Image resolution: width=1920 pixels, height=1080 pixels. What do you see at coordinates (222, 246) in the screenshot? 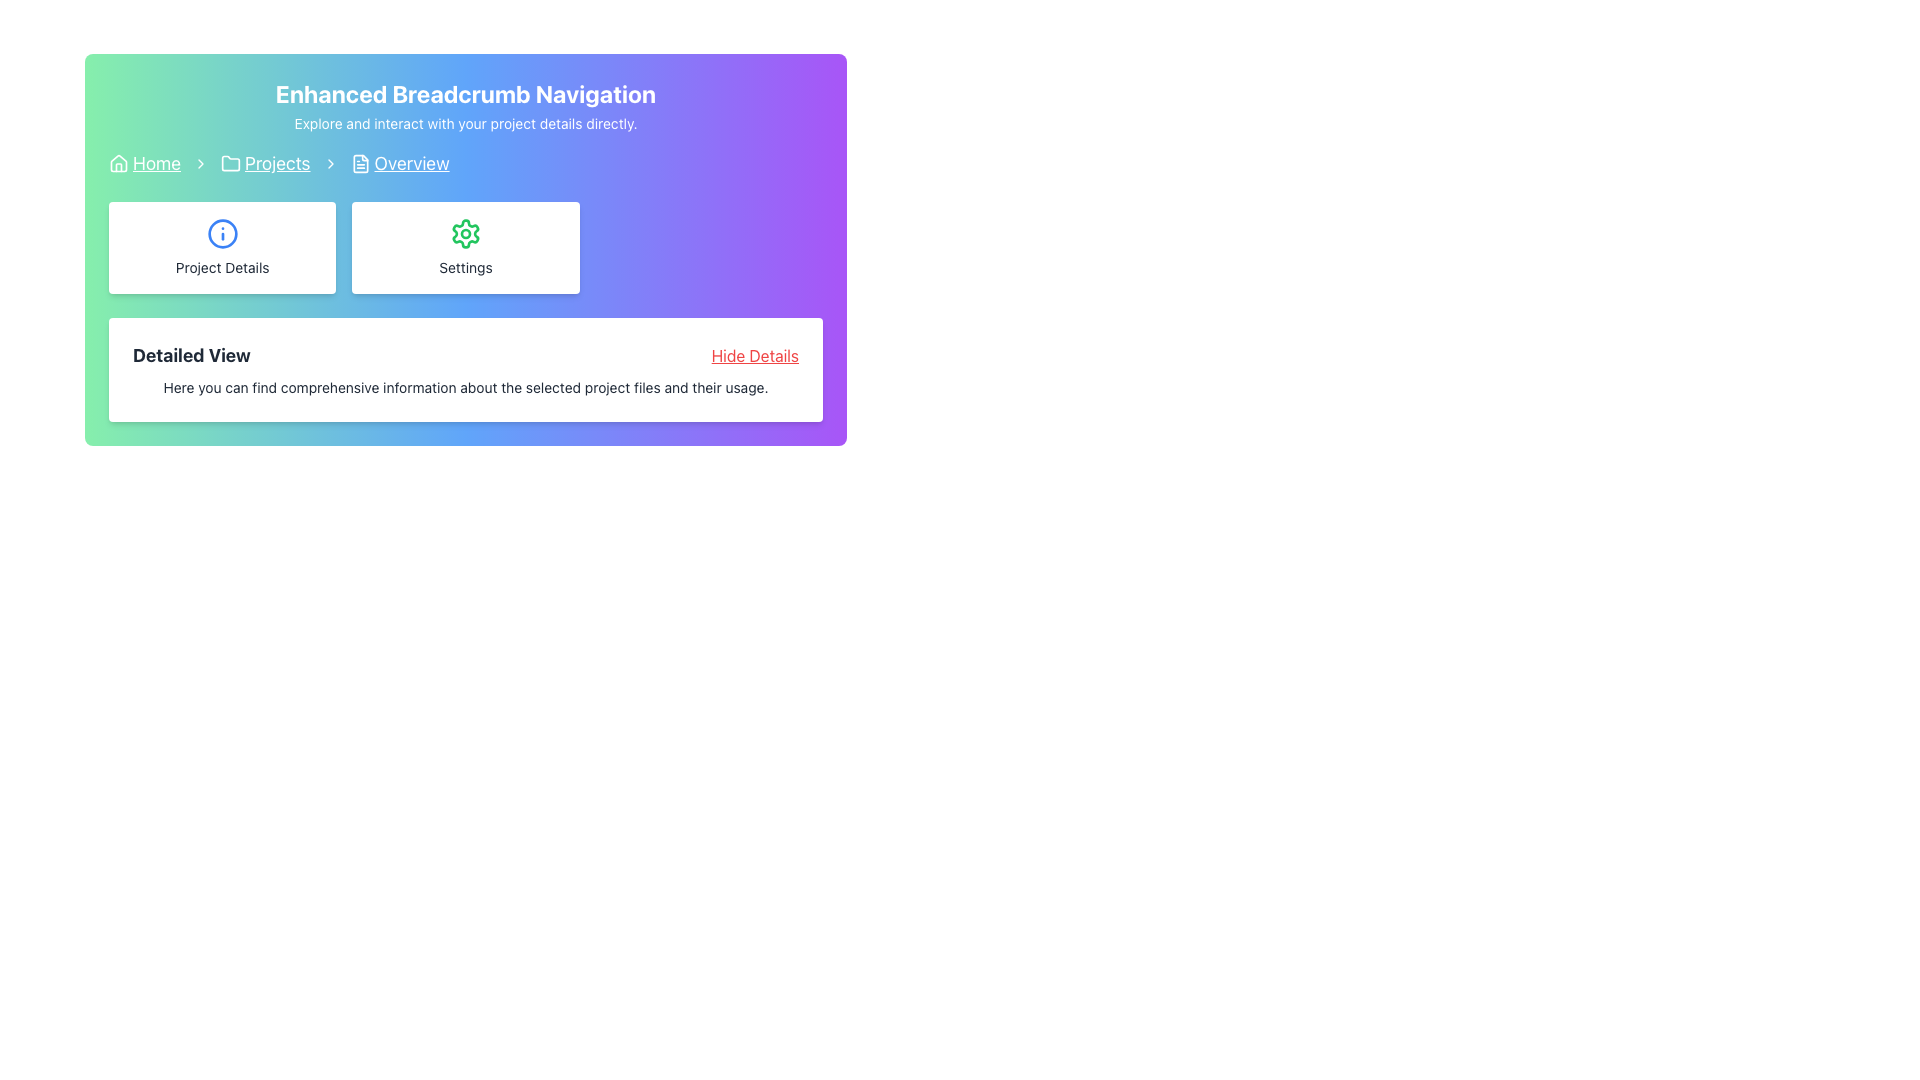
I see `the 'Project Details' card-like component with an info-icon styled in blue, which is part of a three-column grid layout` at bounding box center [222, 246].